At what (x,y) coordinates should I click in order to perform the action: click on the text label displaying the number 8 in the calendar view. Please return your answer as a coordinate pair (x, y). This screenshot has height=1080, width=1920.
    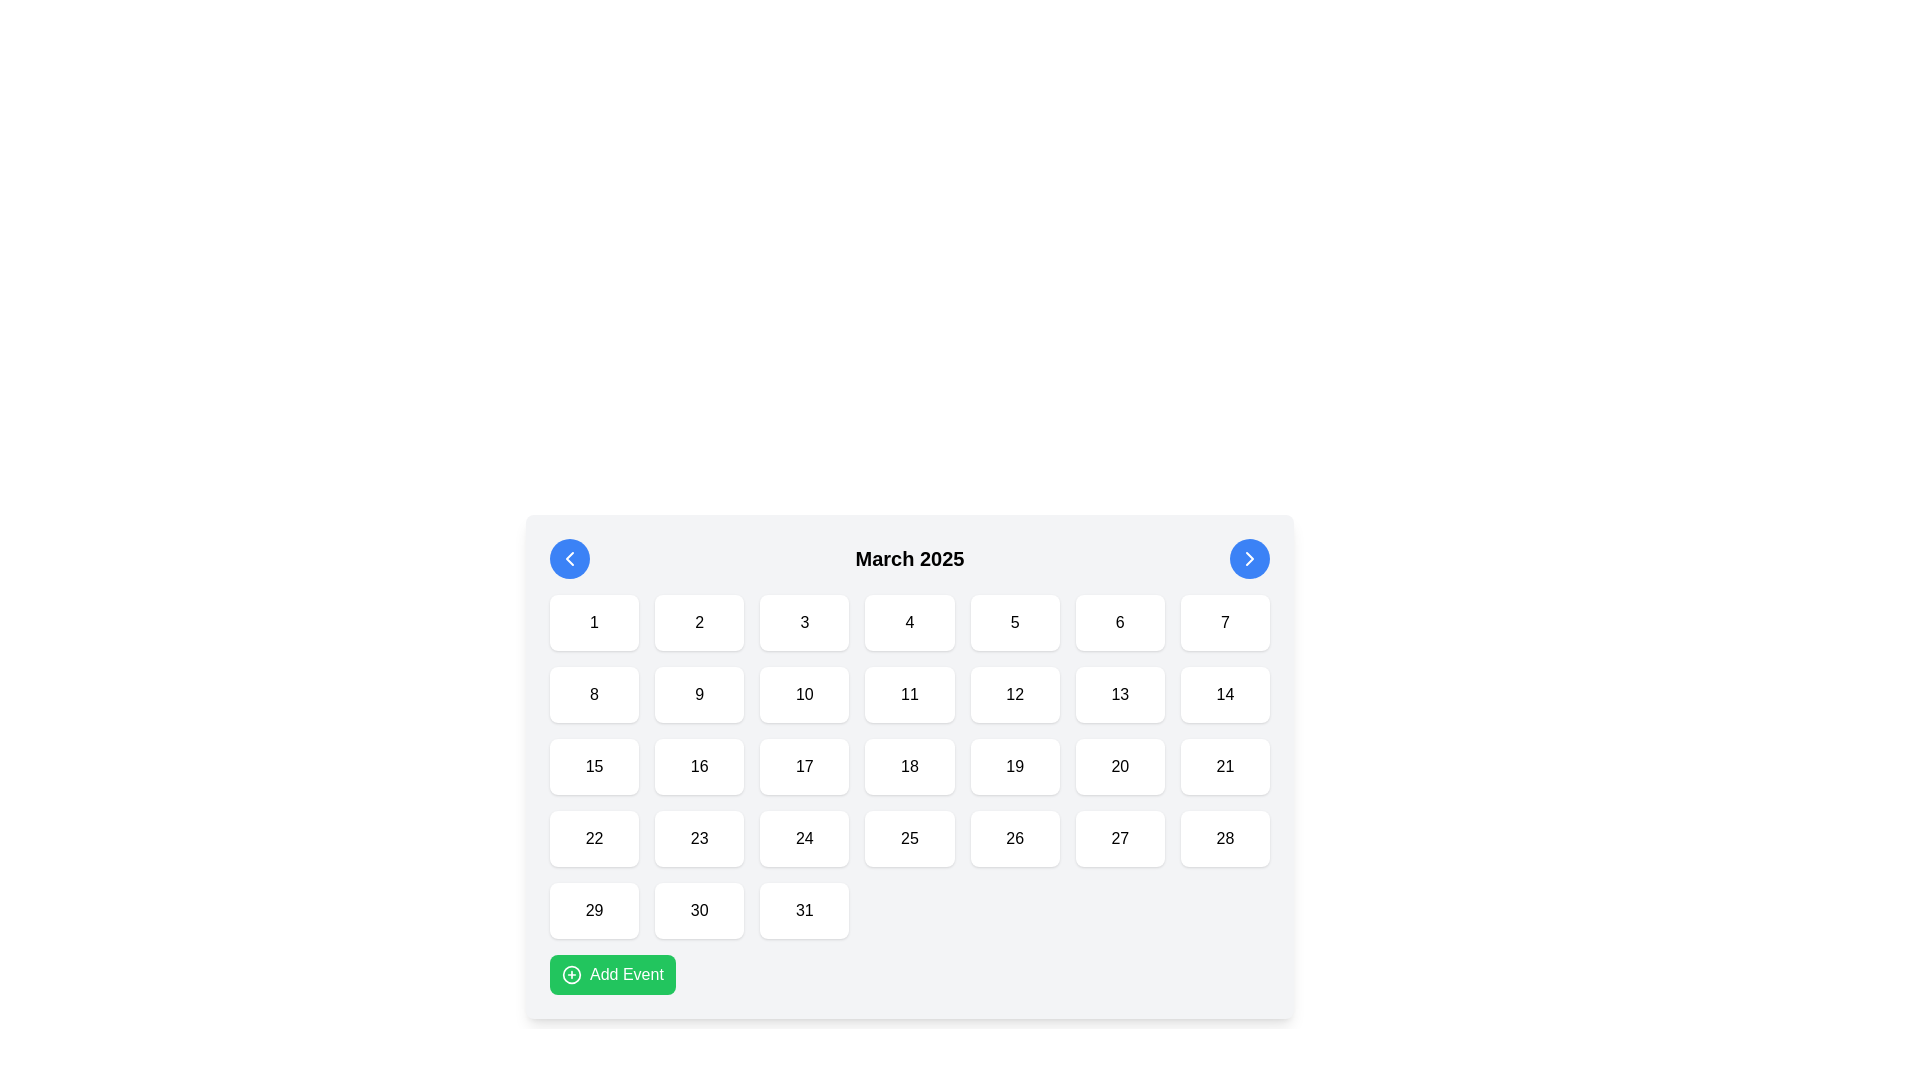
    Looking at the image, I should click on (593, 693).